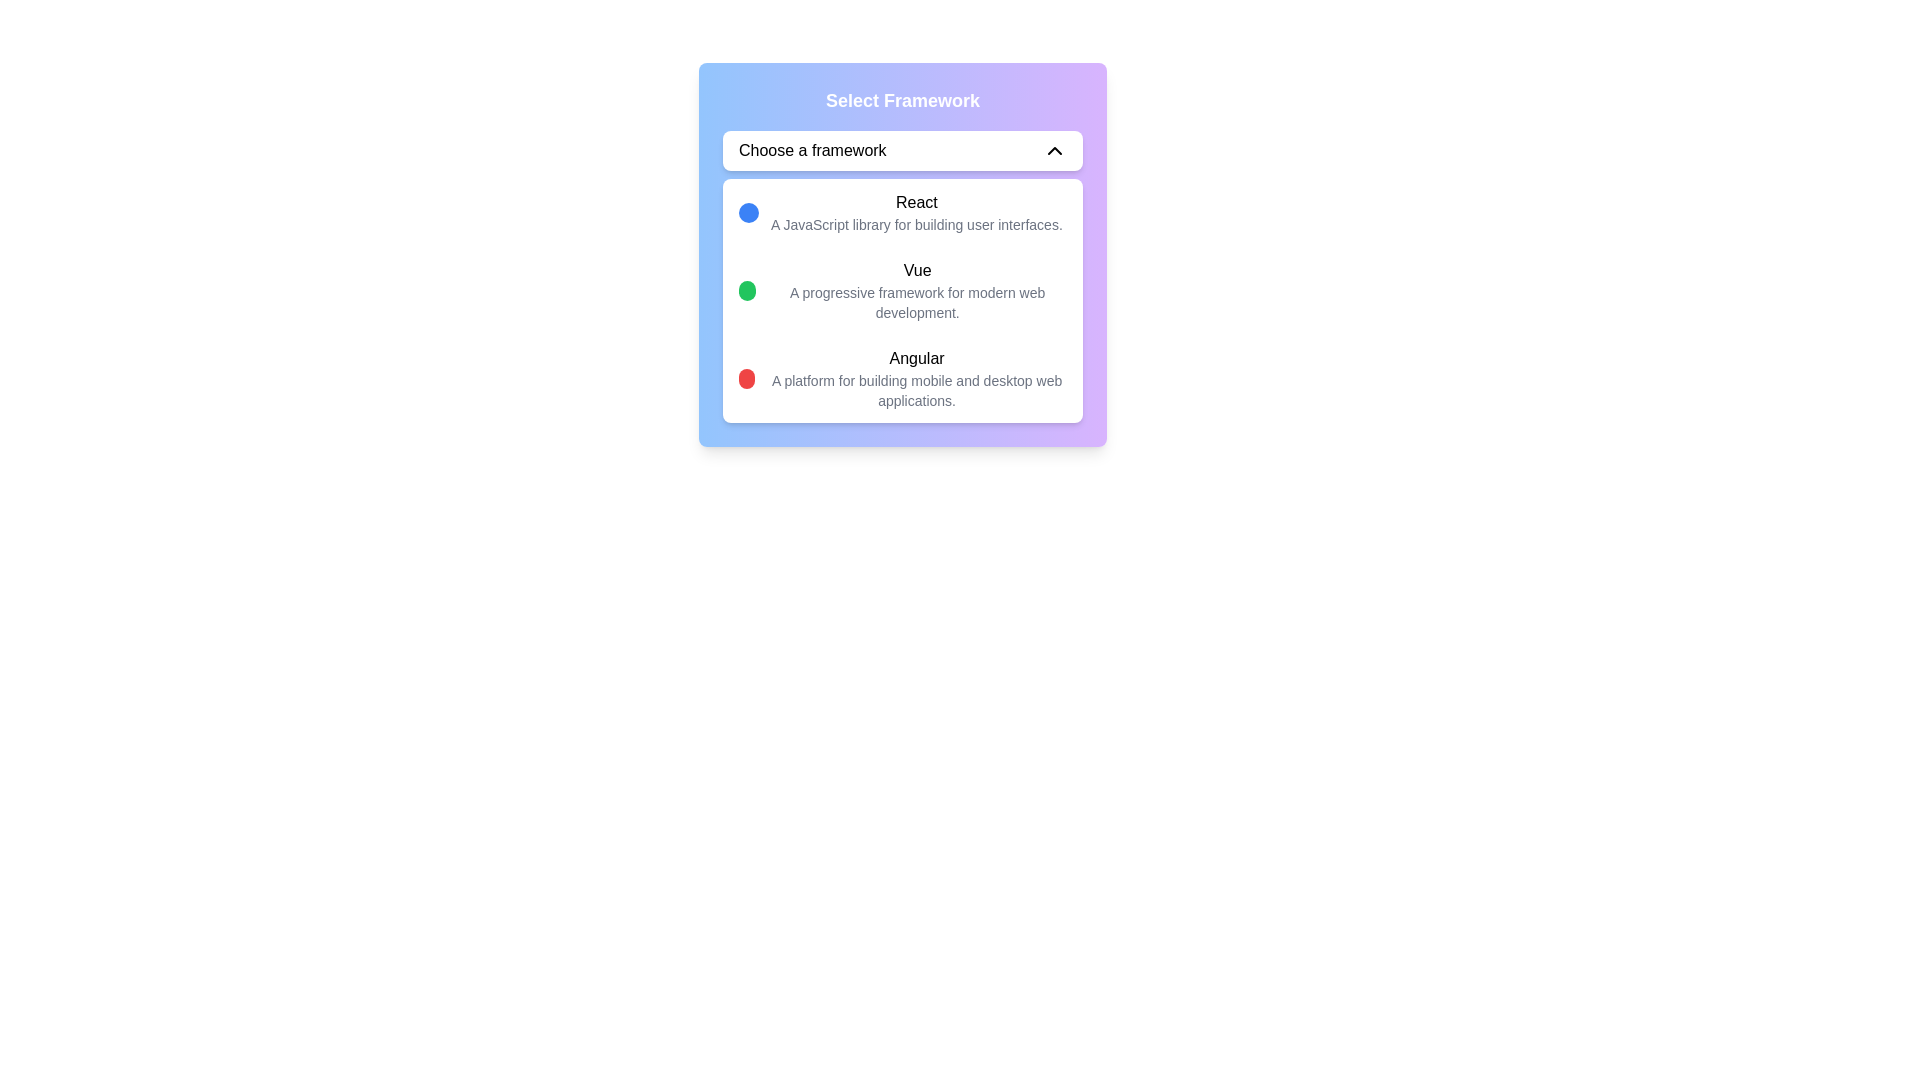 This screenshot has height=1080, width=1920. What do you see at coordinates (901, 290) in the screenshot?
I see `the List item displaying 'Vue' with a green icon` at bounding box center [901, 290].